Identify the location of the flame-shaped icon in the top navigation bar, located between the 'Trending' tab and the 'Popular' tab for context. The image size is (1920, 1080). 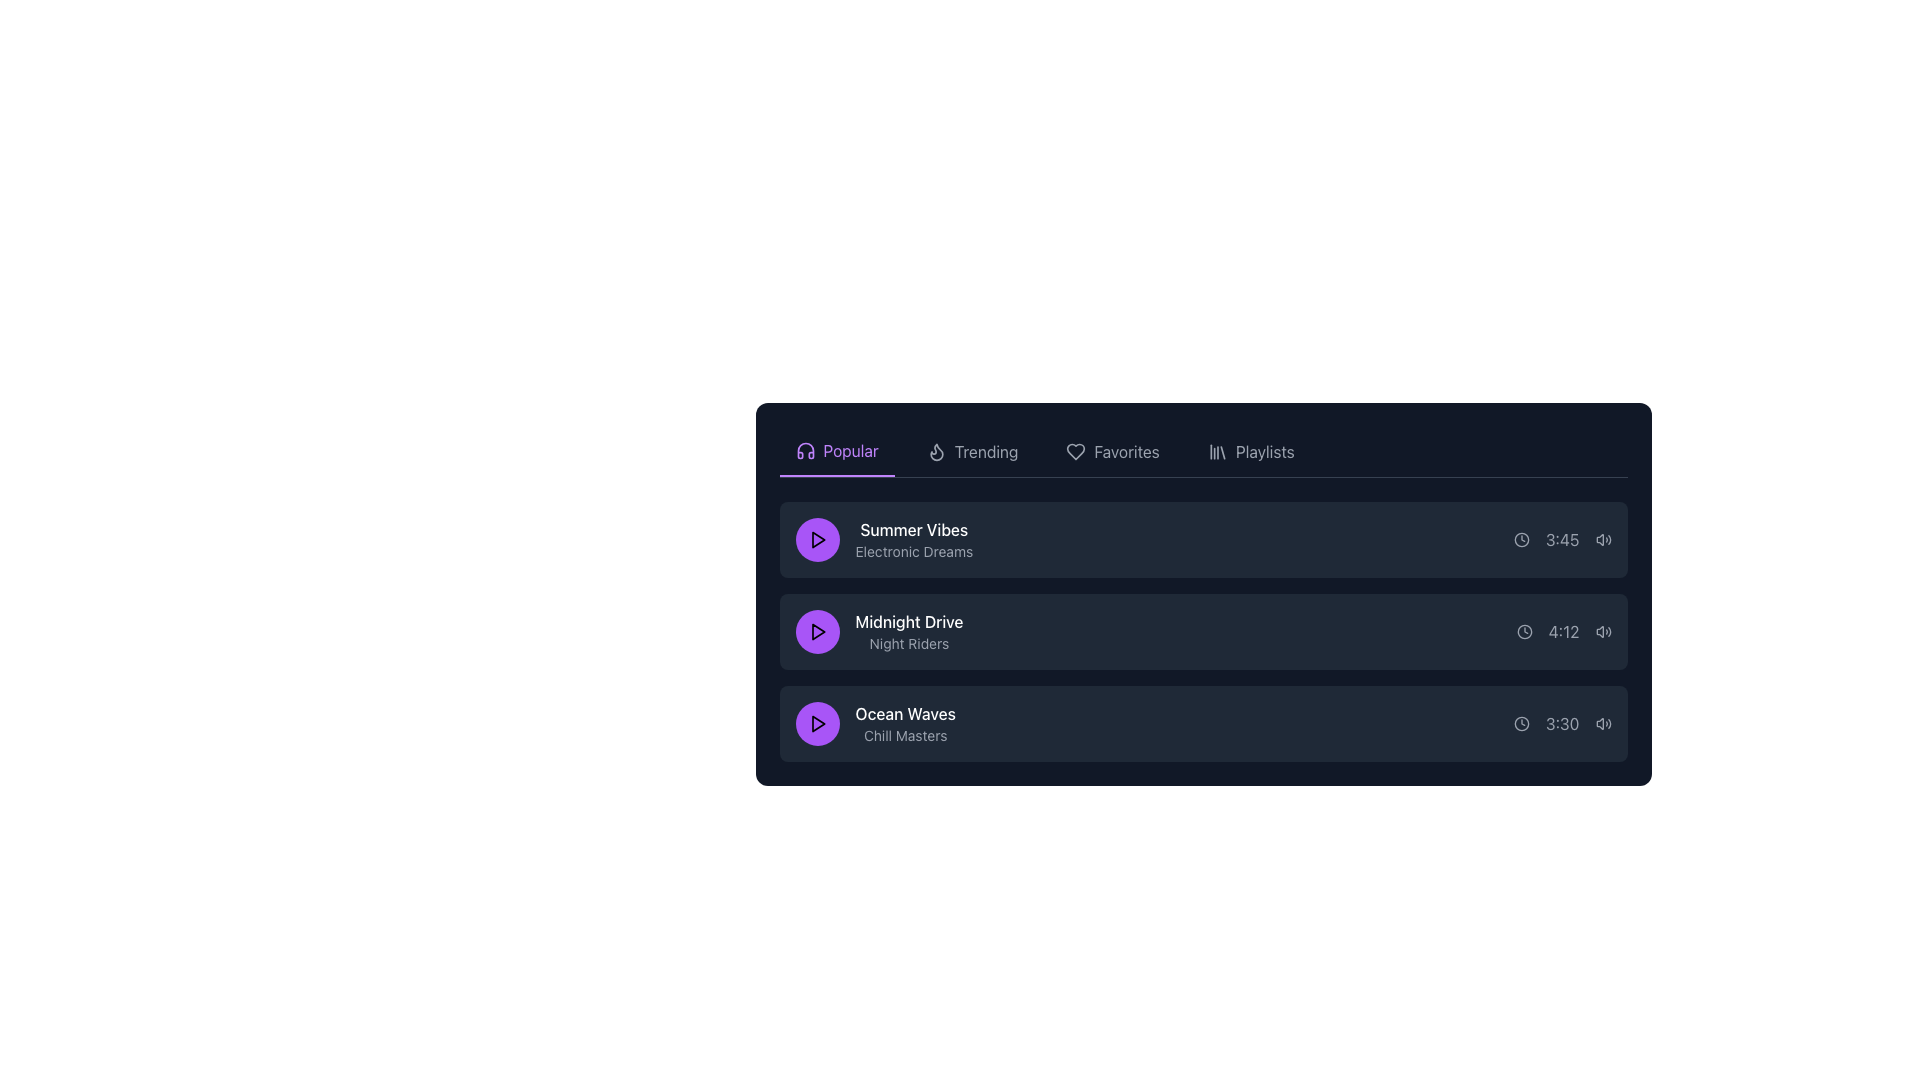
(935, 452).